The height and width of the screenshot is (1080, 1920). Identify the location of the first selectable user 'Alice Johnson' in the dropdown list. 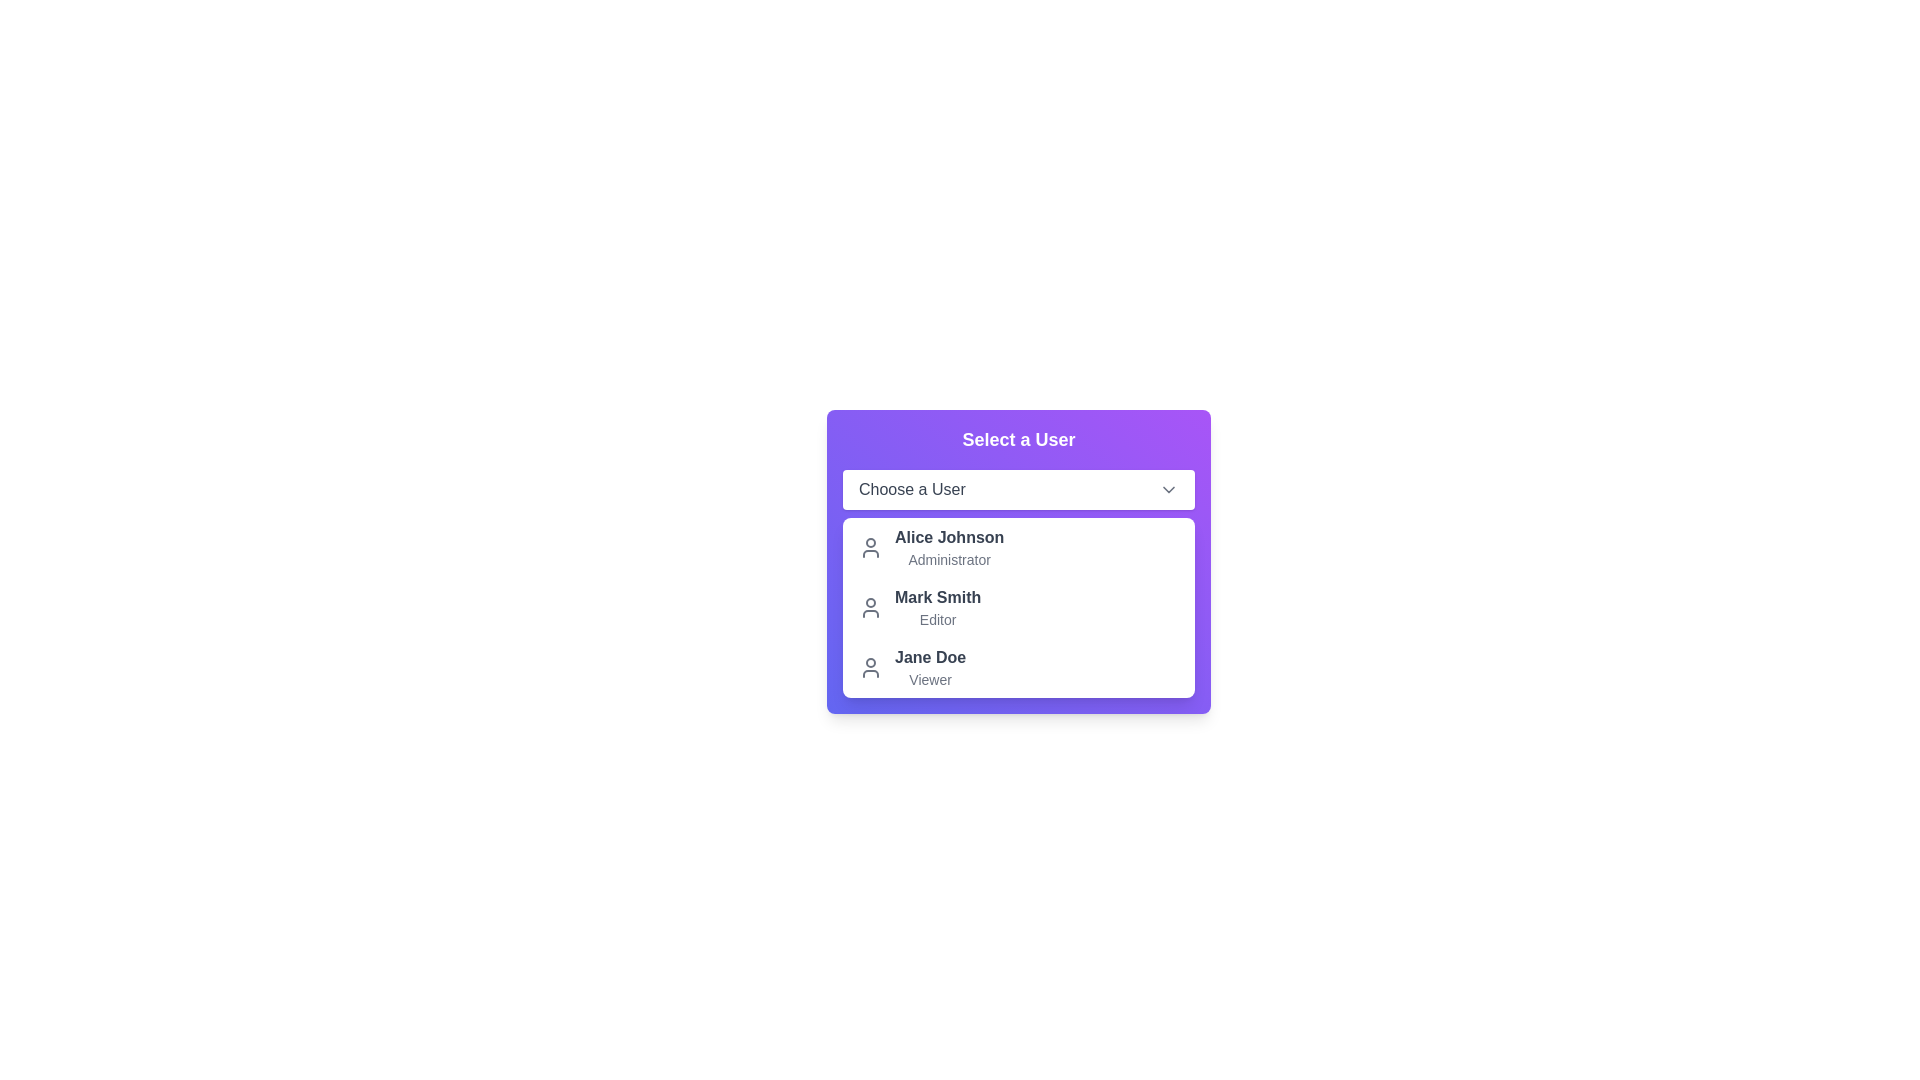
(1018, 562).